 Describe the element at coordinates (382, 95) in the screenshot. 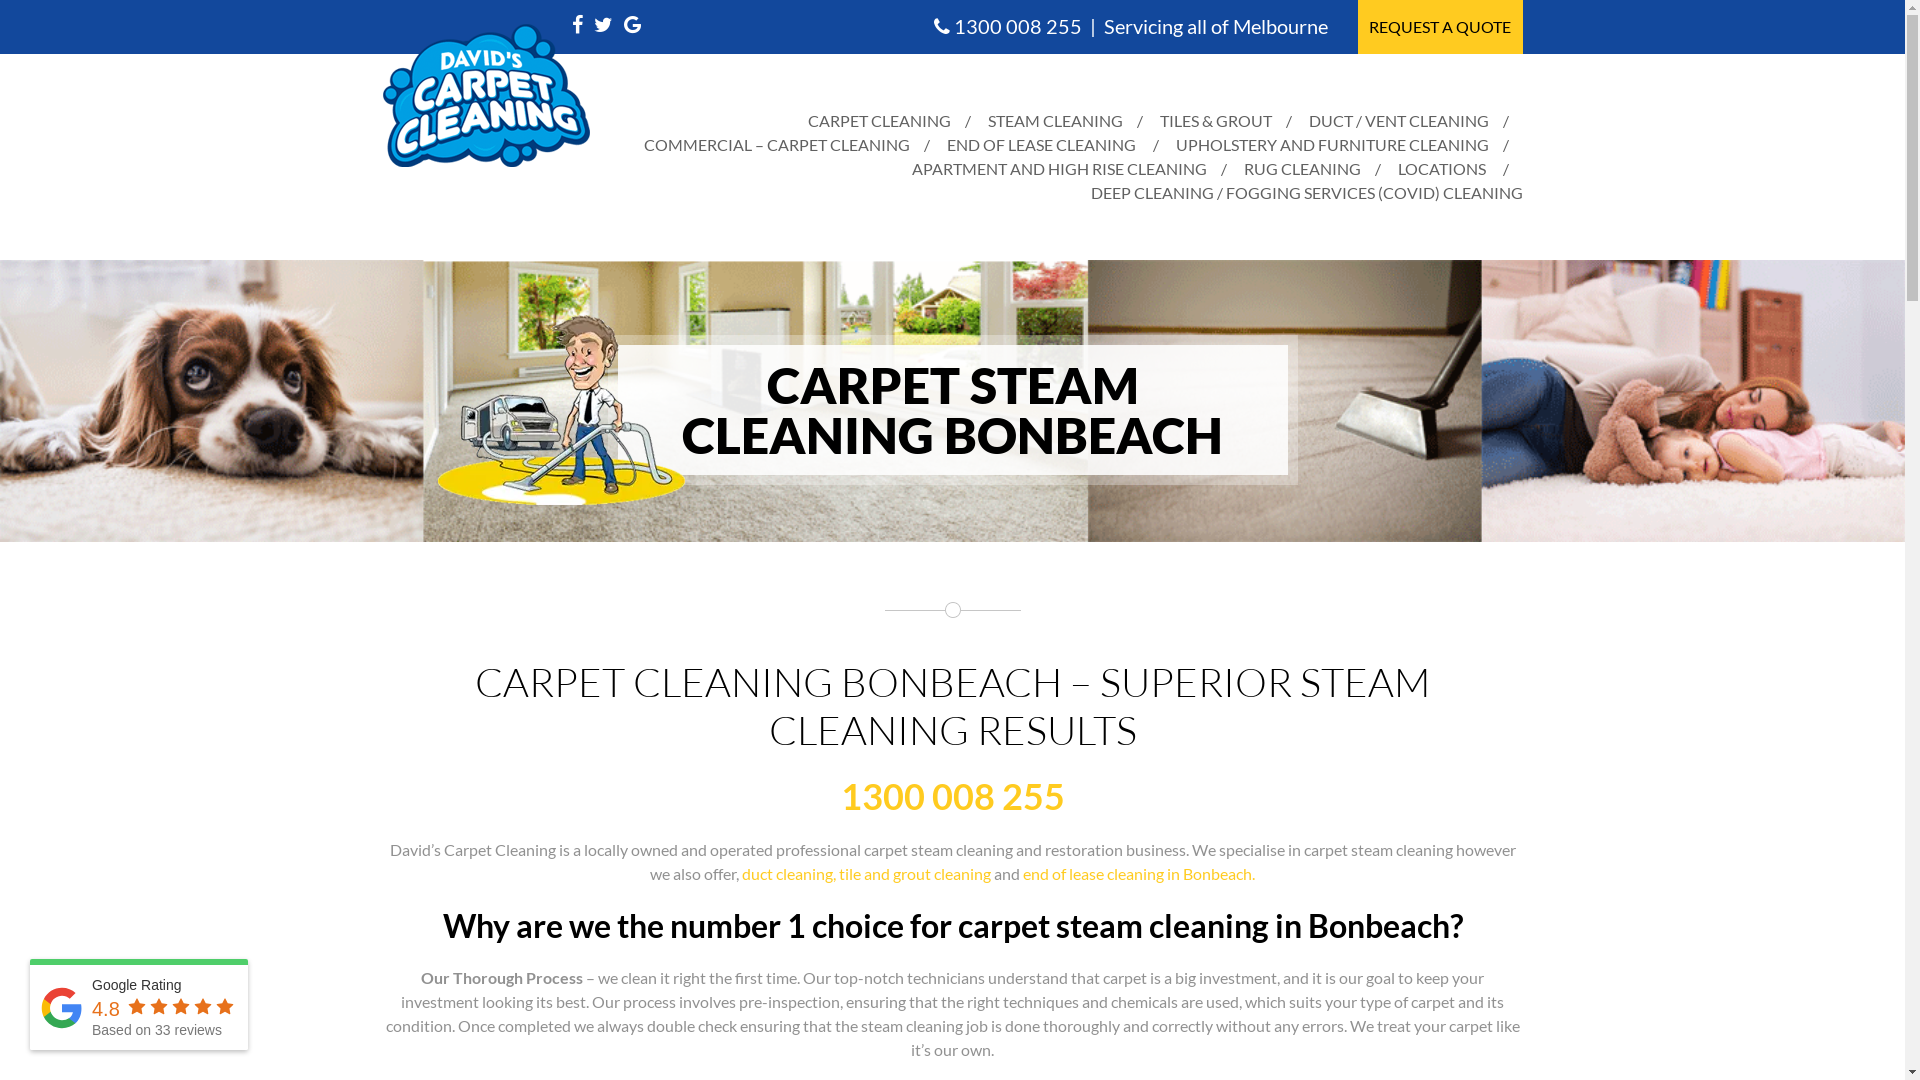

I see `'David Carpet'` at that location.